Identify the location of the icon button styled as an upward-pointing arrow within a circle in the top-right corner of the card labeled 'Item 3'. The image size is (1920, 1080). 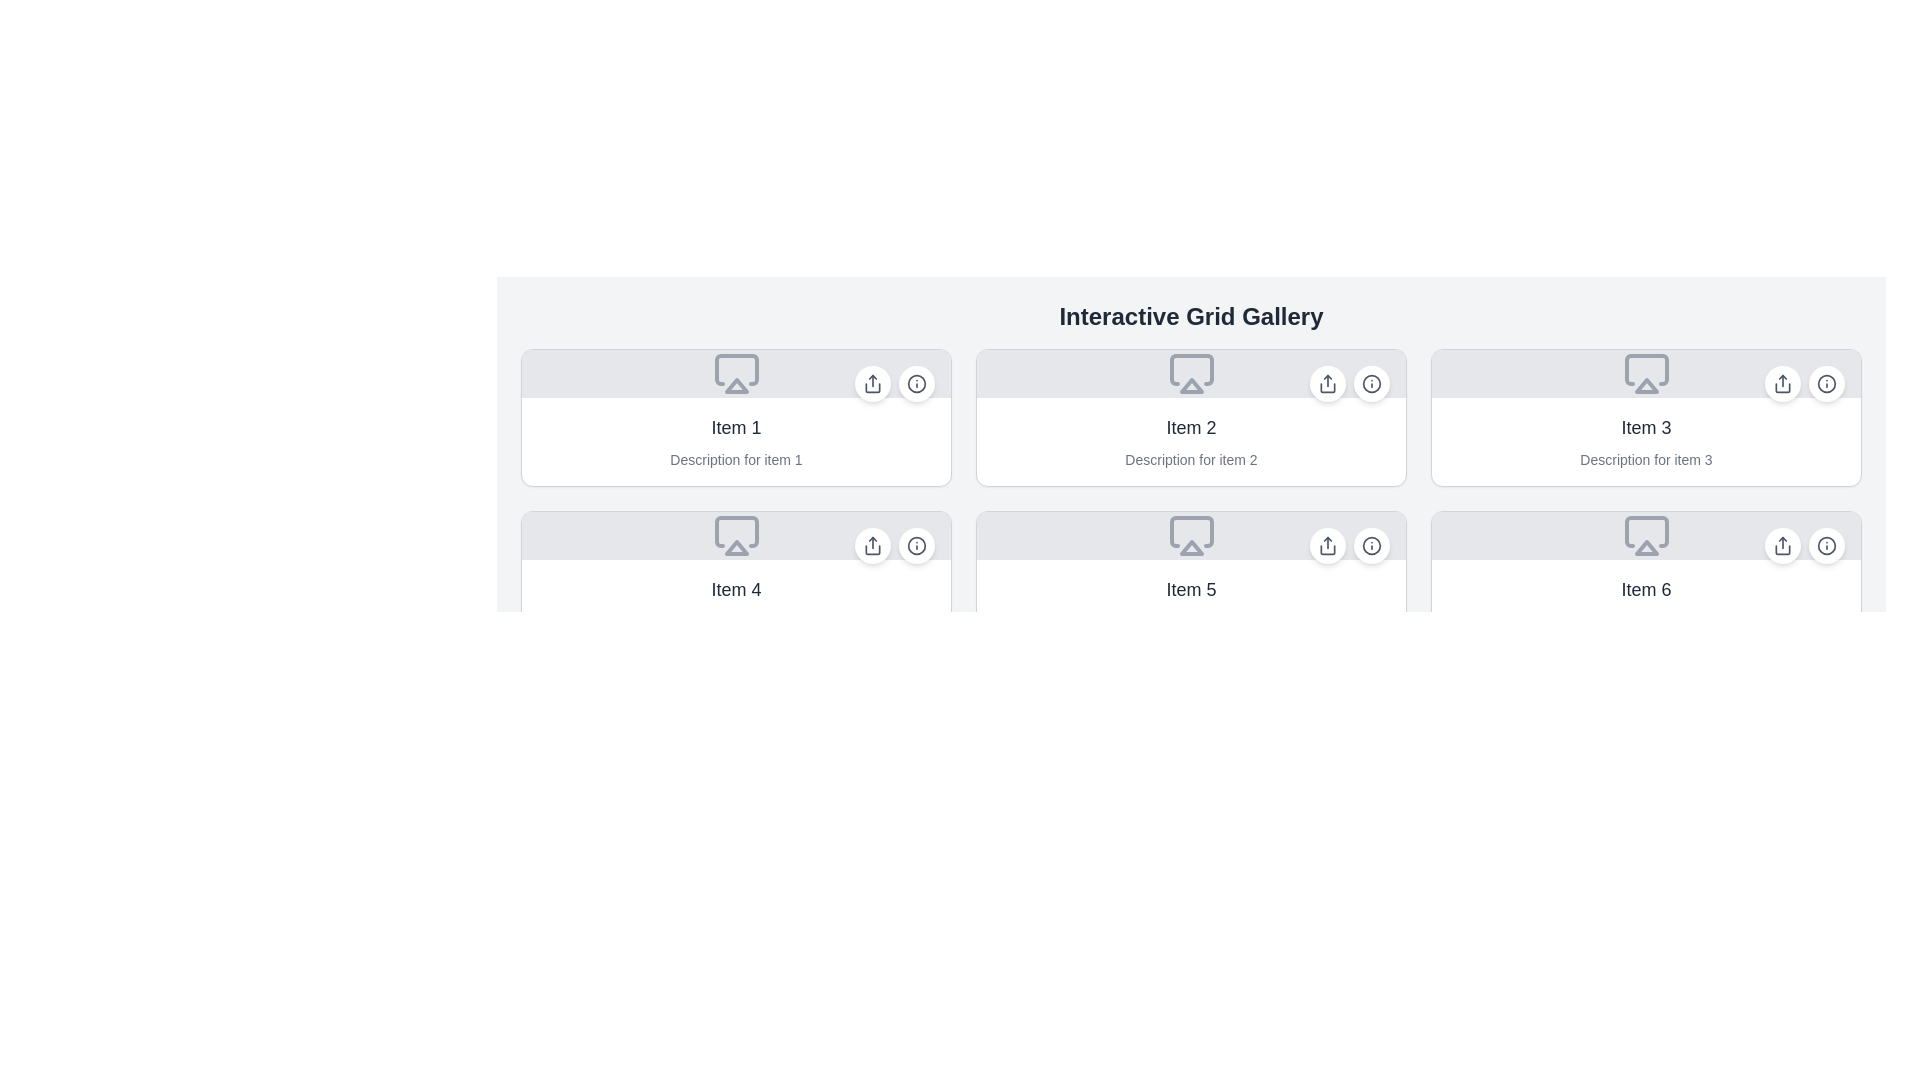
(1782, 384).